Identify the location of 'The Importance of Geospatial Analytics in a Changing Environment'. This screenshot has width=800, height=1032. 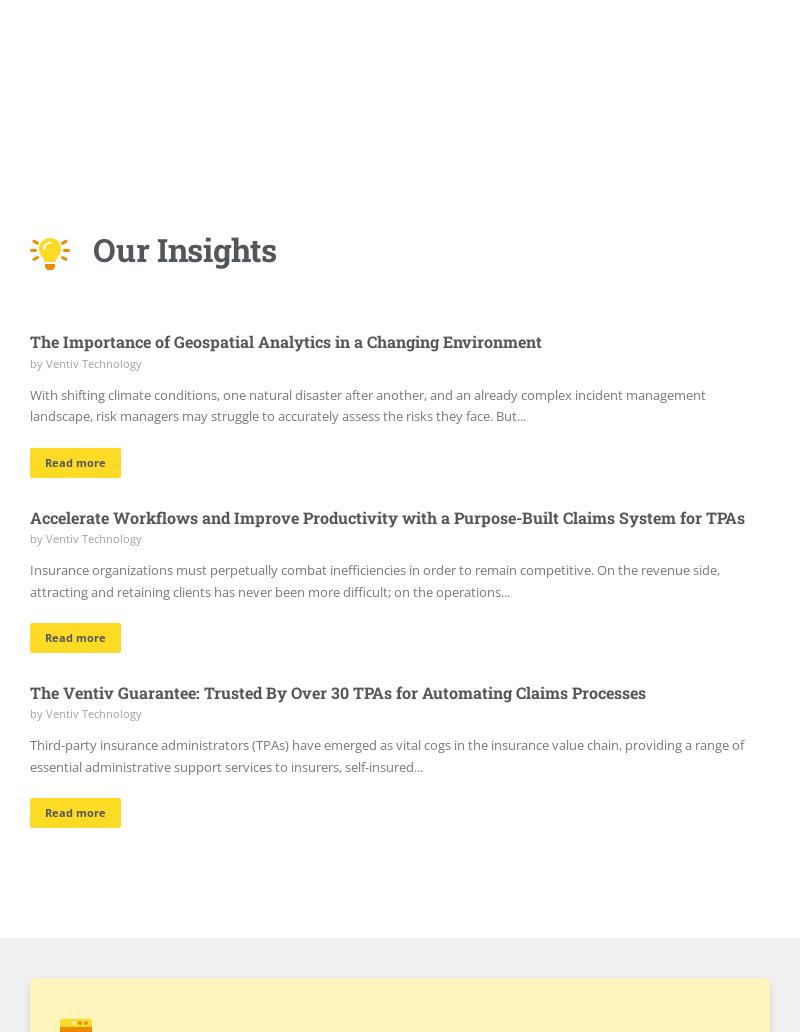
(286, 341).